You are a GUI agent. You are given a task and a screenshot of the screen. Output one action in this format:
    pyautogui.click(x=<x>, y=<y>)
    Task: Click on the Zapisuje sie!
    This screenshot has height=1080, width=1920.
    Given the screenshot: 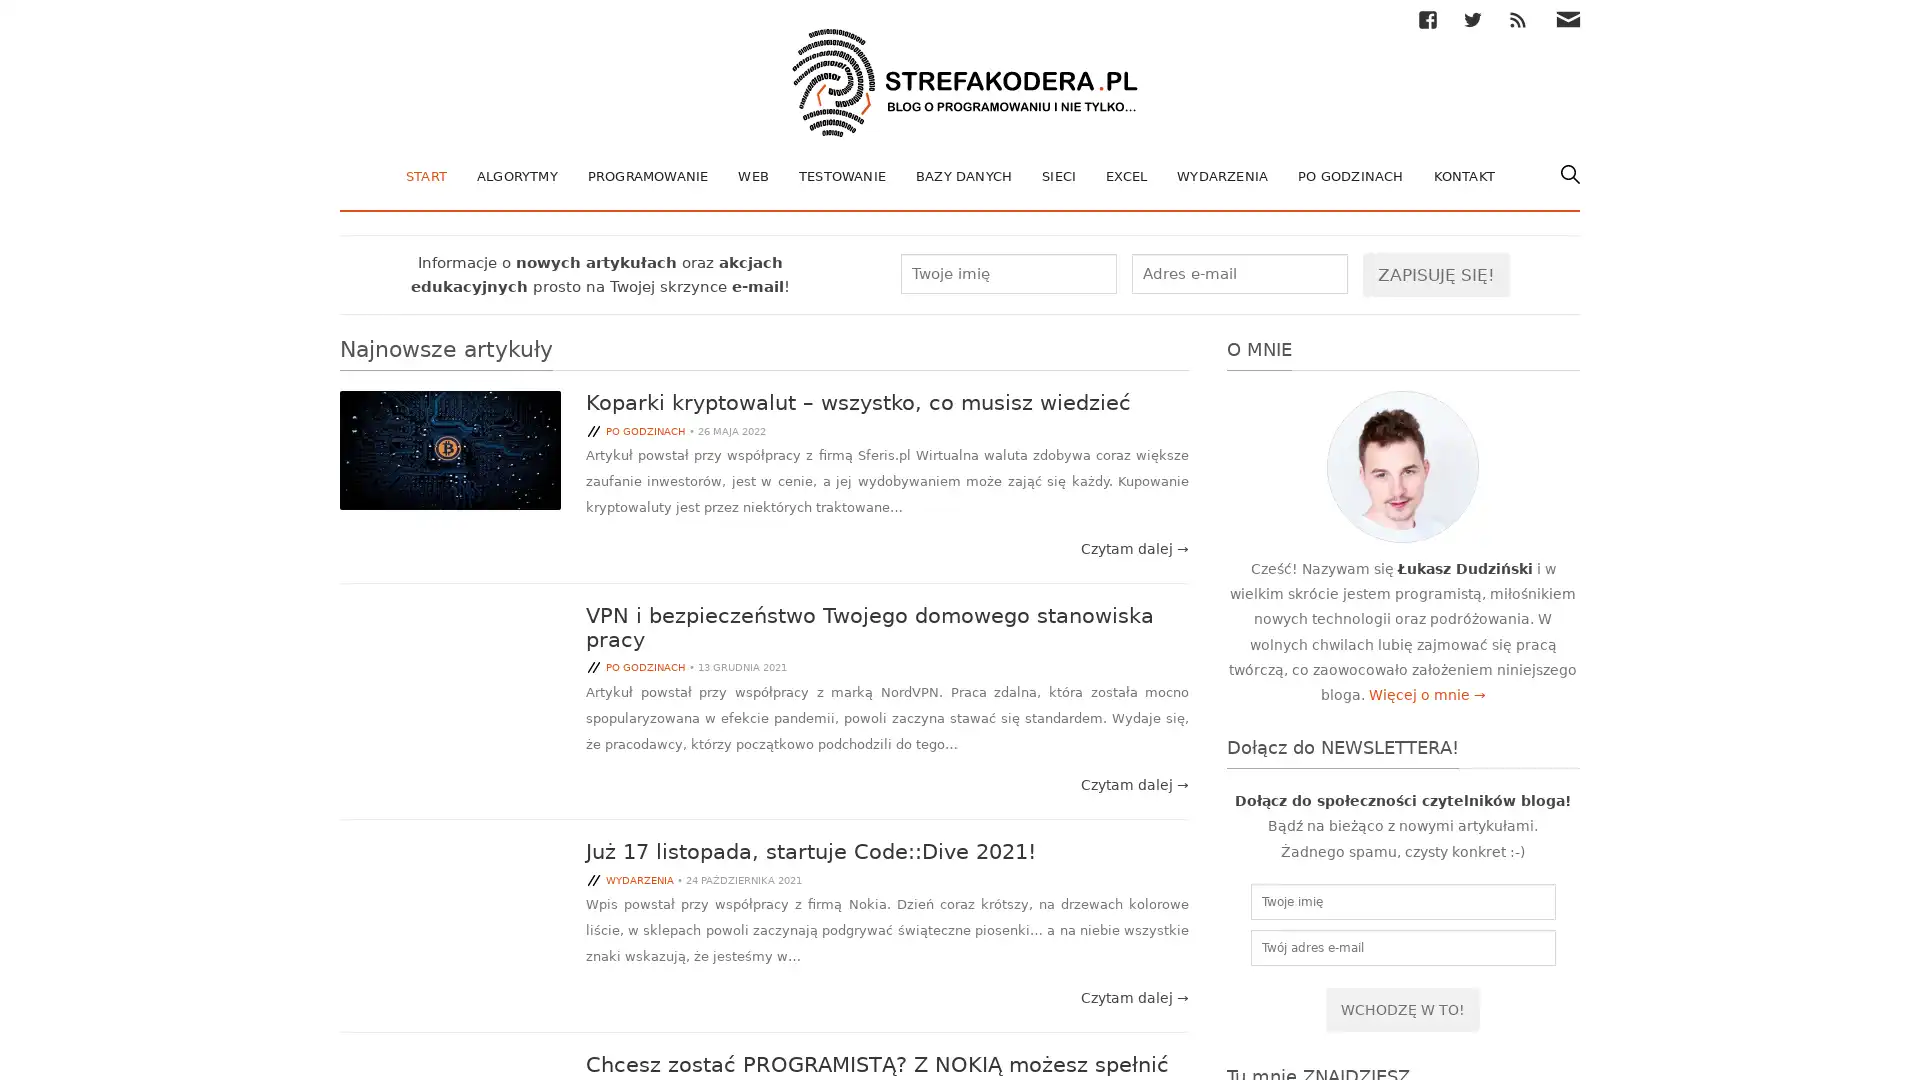 What is the action you would take?
    pyautogui.click(x=1434, y=274)
    